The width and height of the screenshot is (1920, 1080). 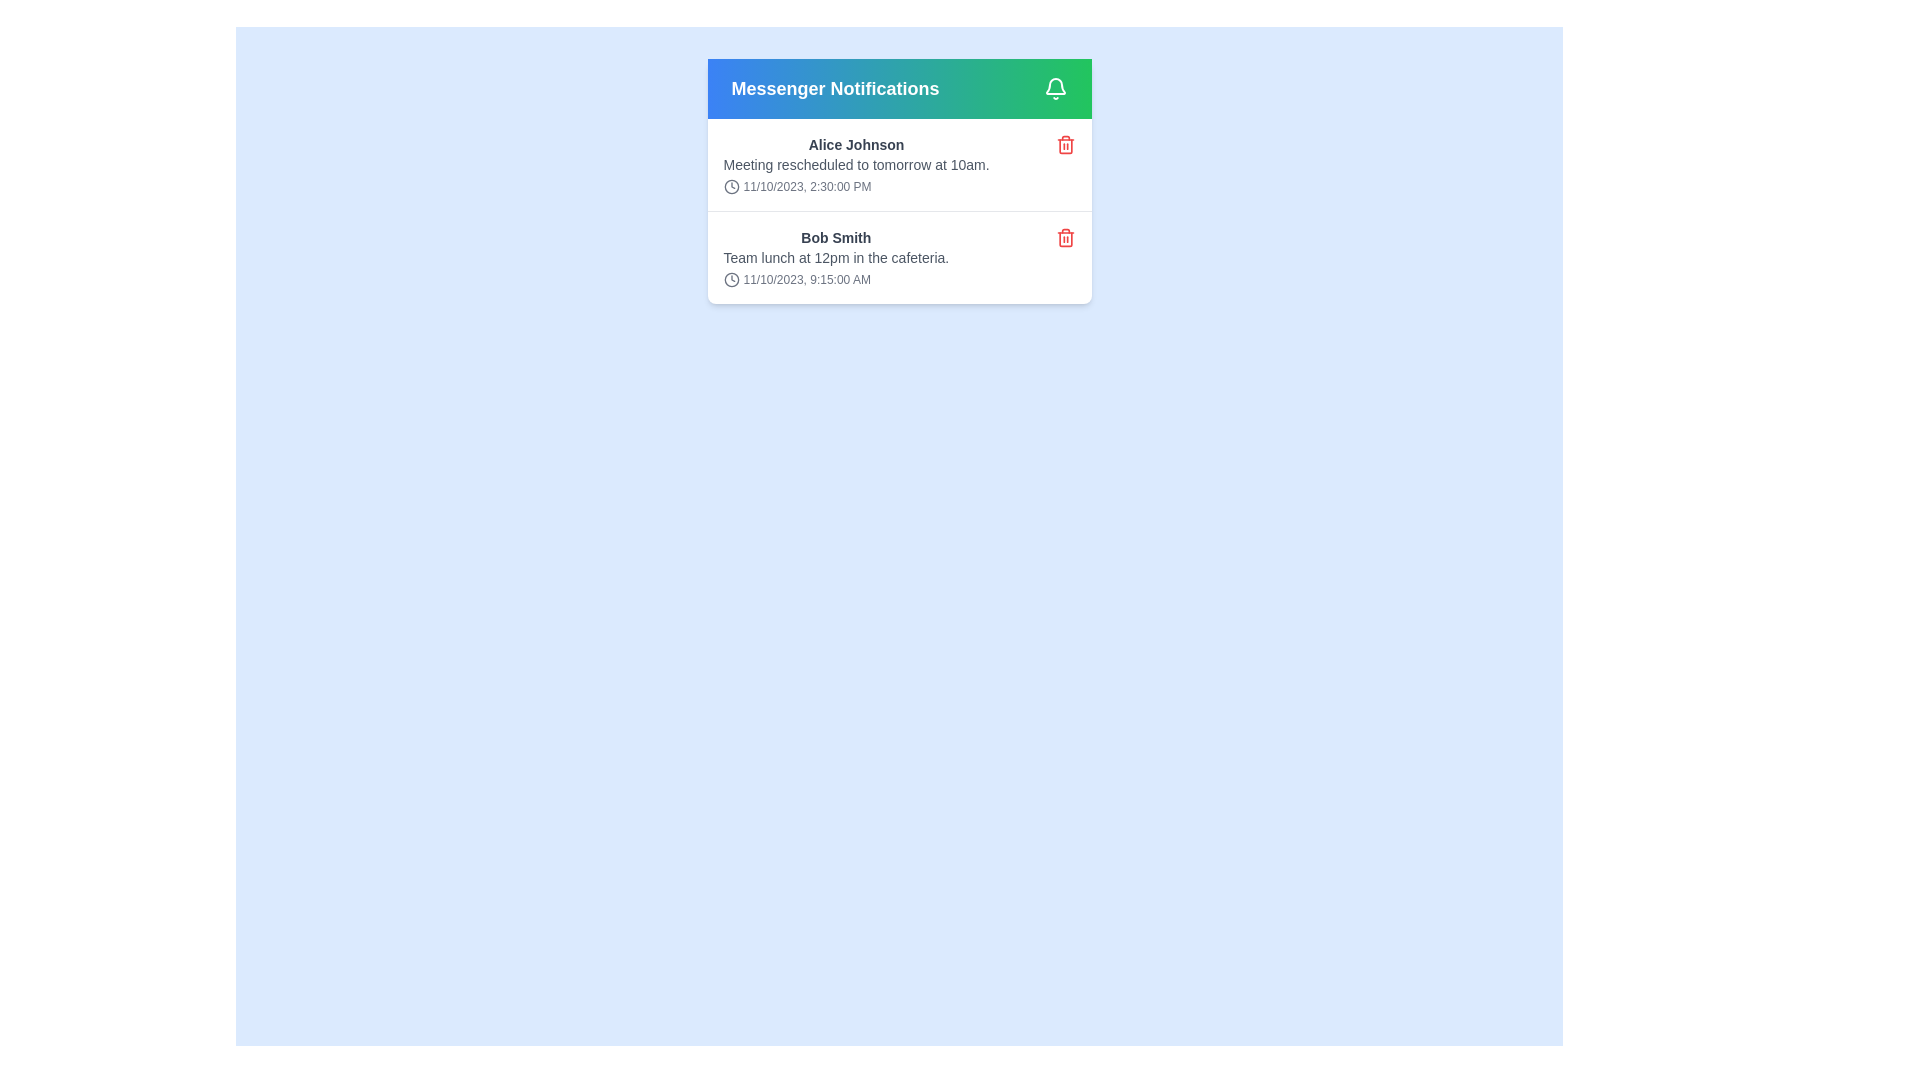 I want to click on the first notification entry in the Messenger Notifications panel, so click(x=898, y=181).